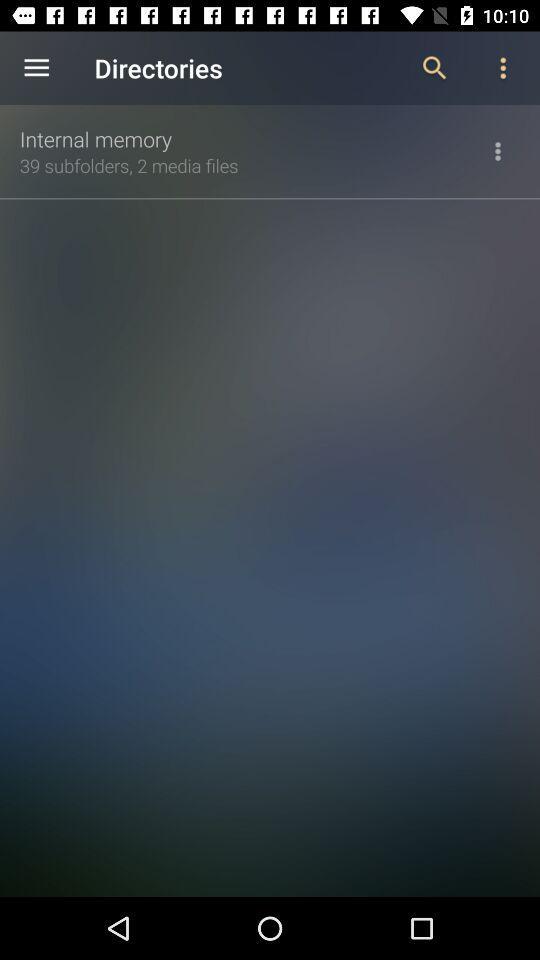 This screenshot has width=540, height=960. Describe the element at coordinates (496, 150) in the screenshot. I see `icon next to the 39 subfolders 2 icon` at that location.